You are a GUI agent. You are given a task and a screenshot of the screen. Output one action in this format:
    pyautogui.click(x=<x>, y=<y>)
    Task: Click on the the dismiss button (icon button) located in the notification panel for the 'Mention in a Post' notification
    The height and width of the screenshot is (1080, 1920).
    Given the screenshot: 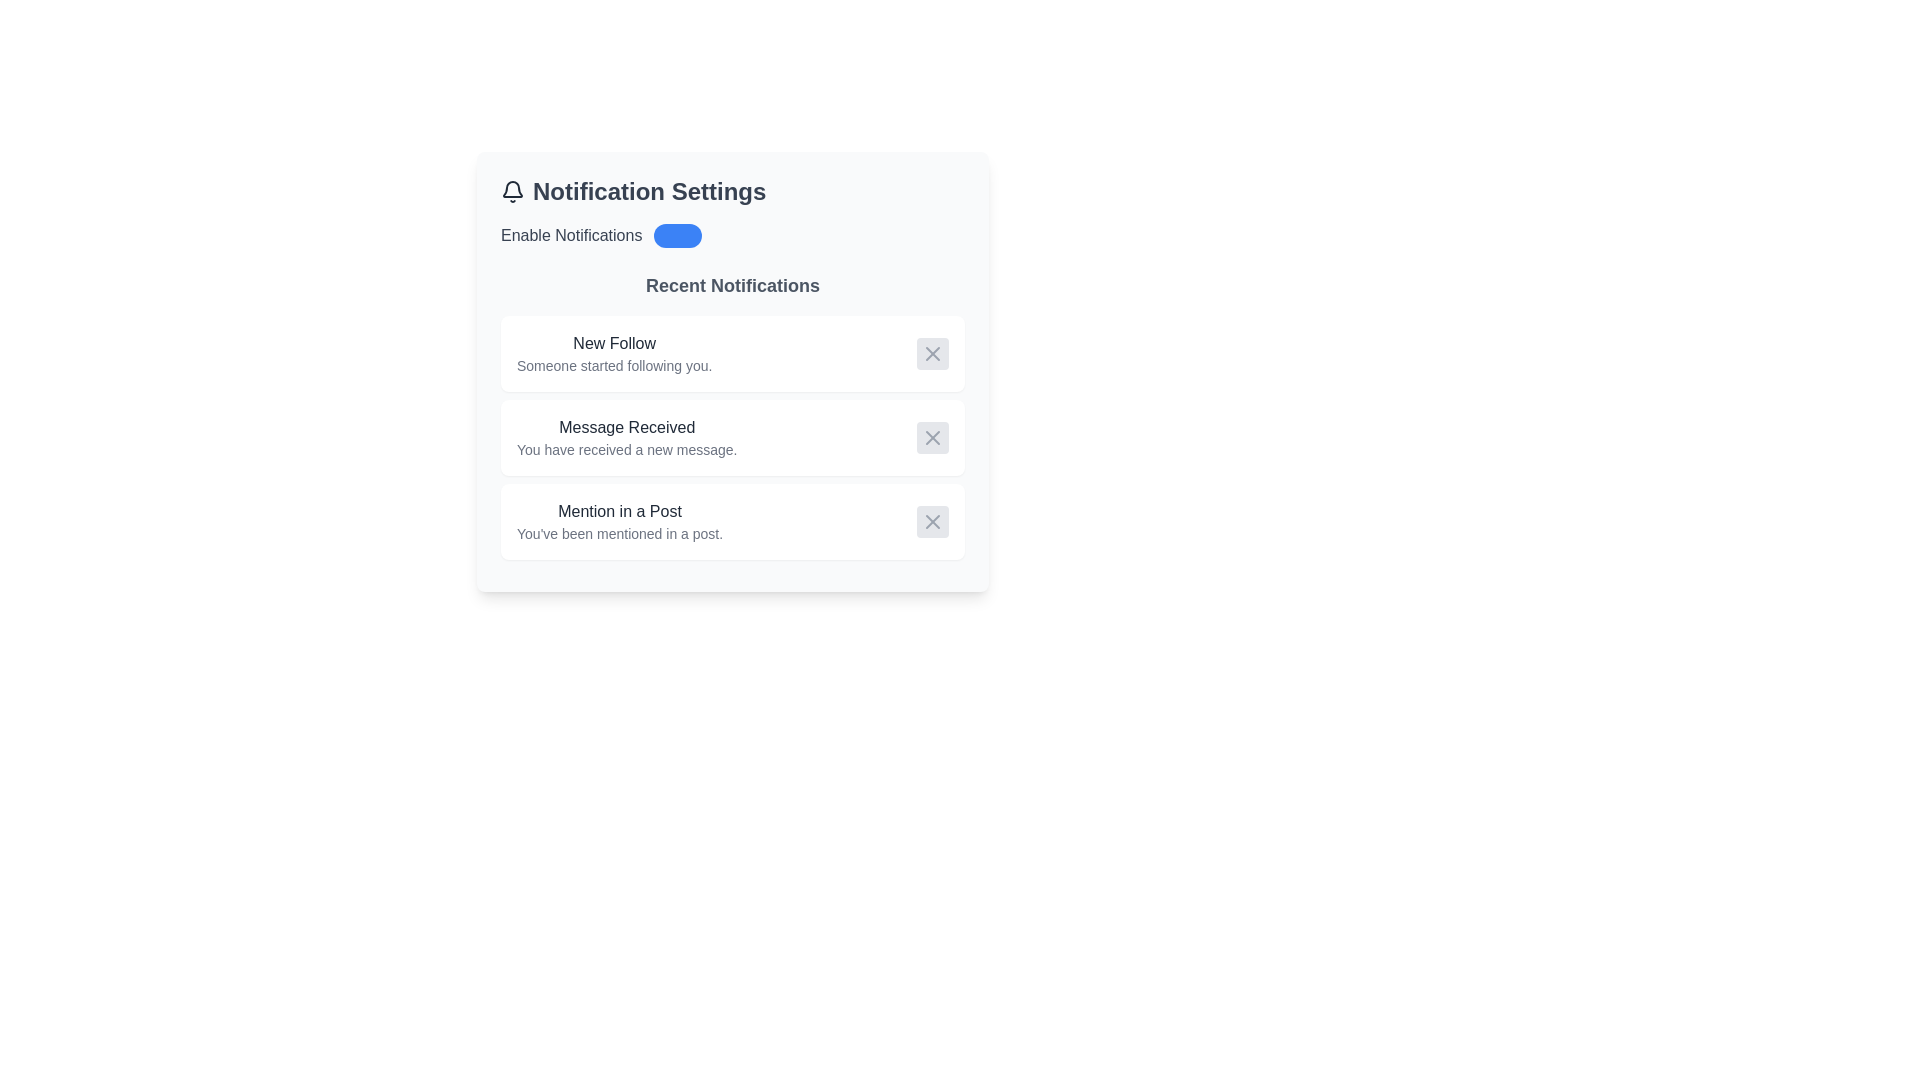 What is the action you would take?
    pyautogui.click(x=931, y=520)
    